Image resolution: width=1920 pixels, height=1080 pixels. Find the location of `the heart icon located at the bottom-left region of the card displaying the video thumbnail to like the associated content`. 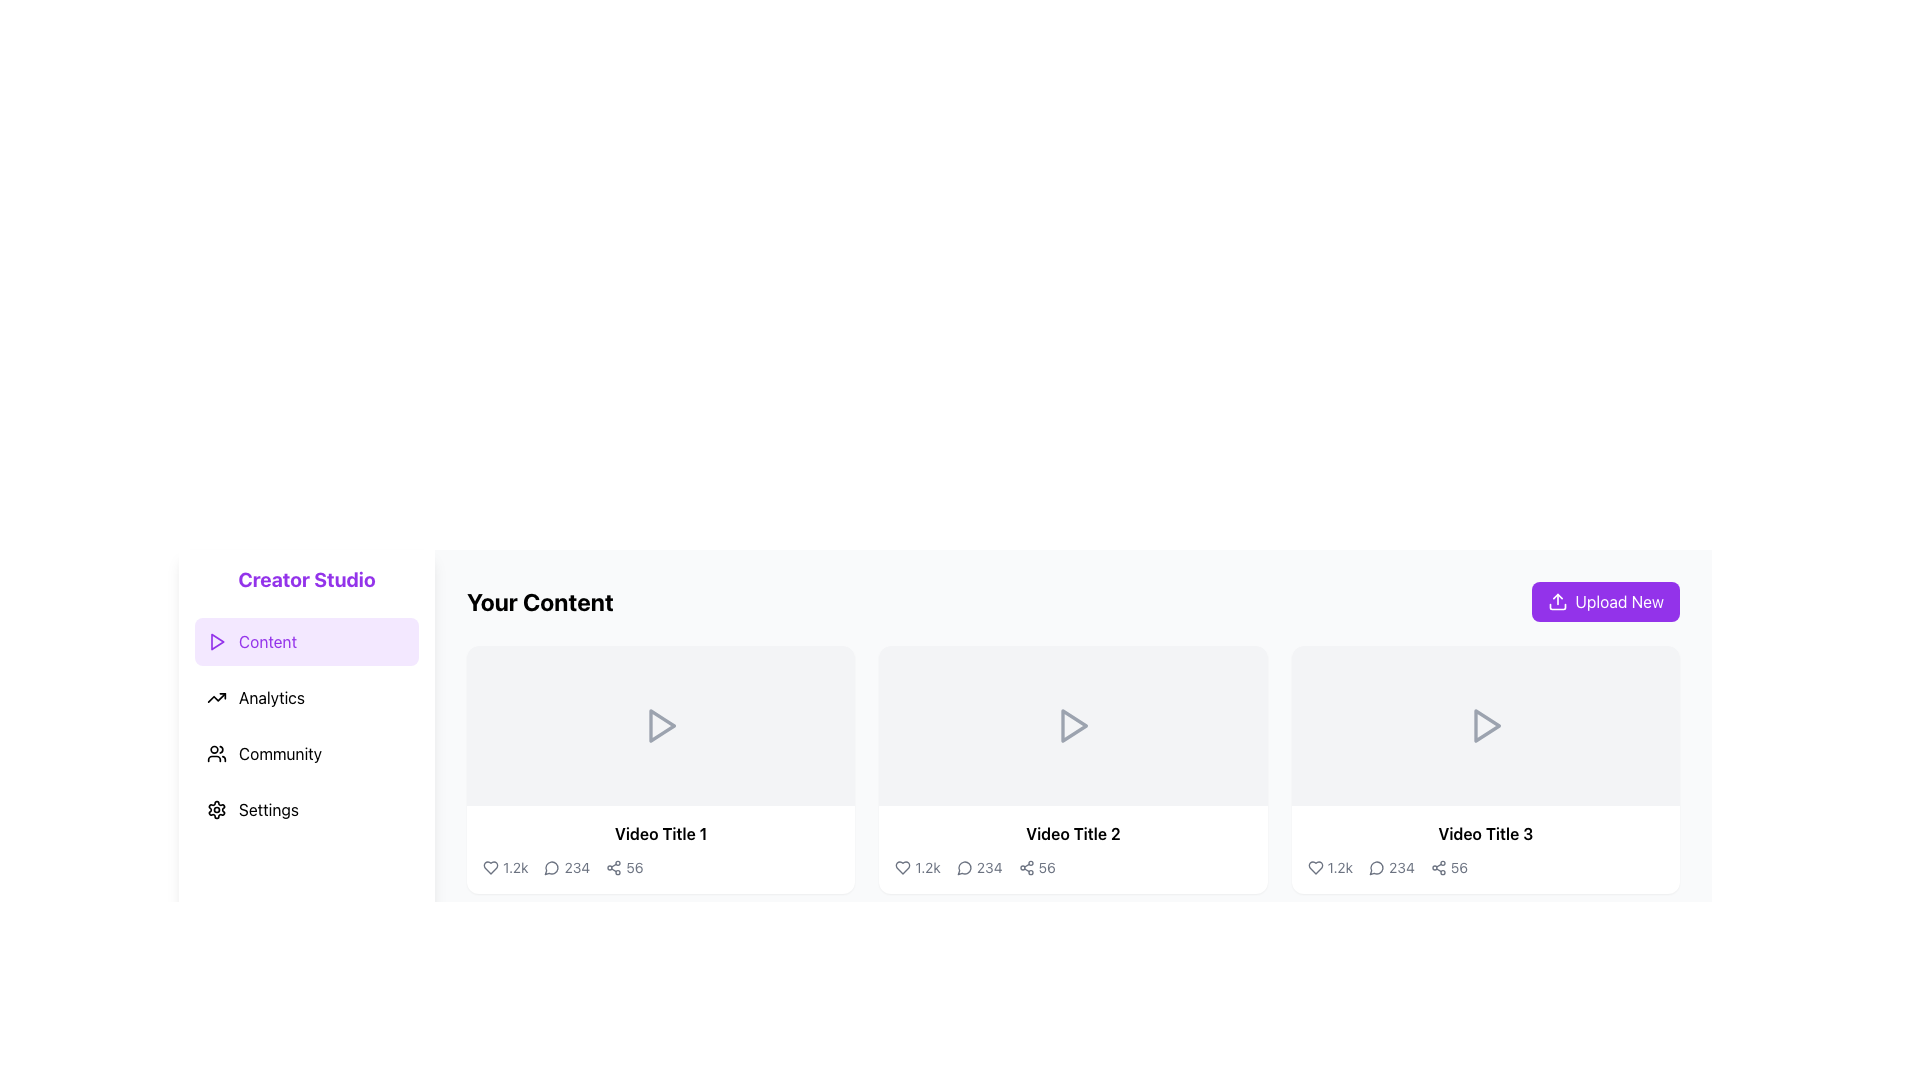

the heart icon located at the bottom-left region of the card displaying the video thumbnail to like the associated content is located at coordinates (490, 866).